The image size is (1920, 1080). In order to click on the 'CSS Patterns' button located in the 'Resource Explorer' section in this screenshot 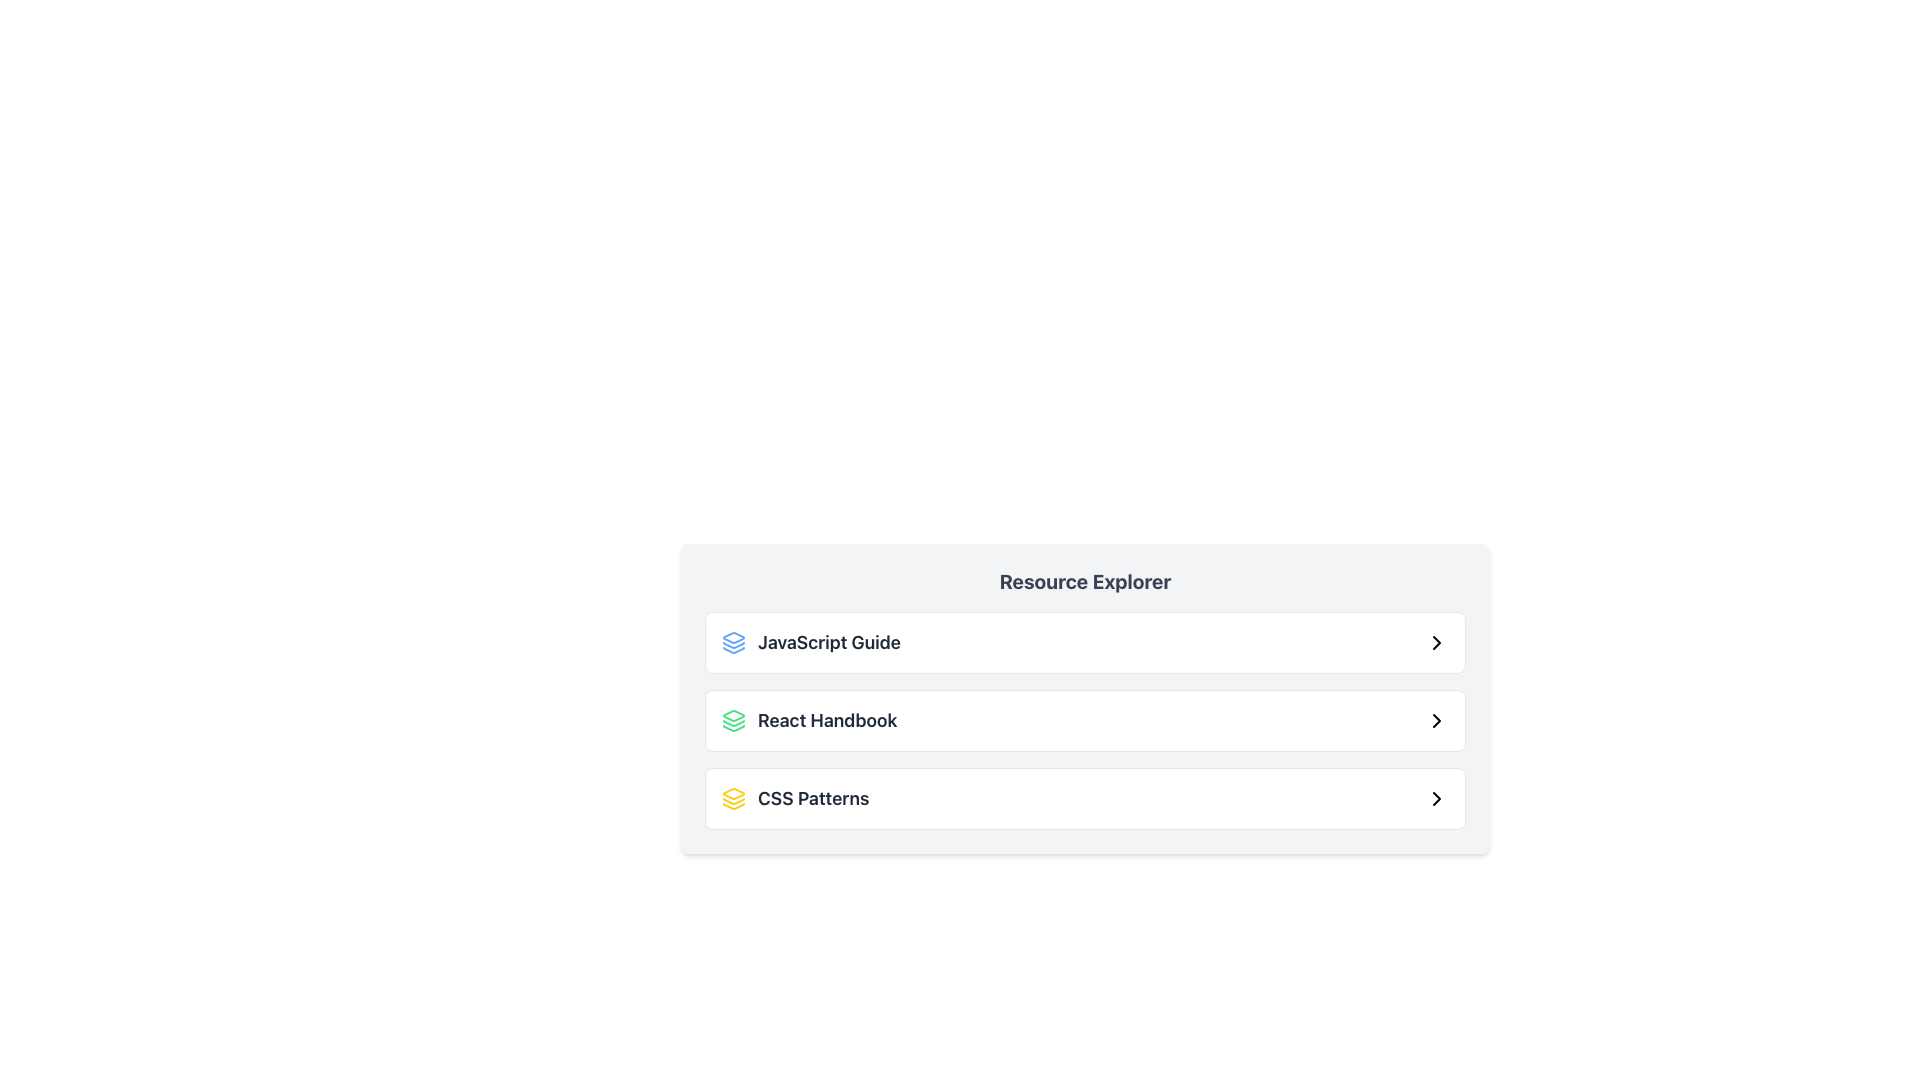, I will do `click(1084, 781)`.